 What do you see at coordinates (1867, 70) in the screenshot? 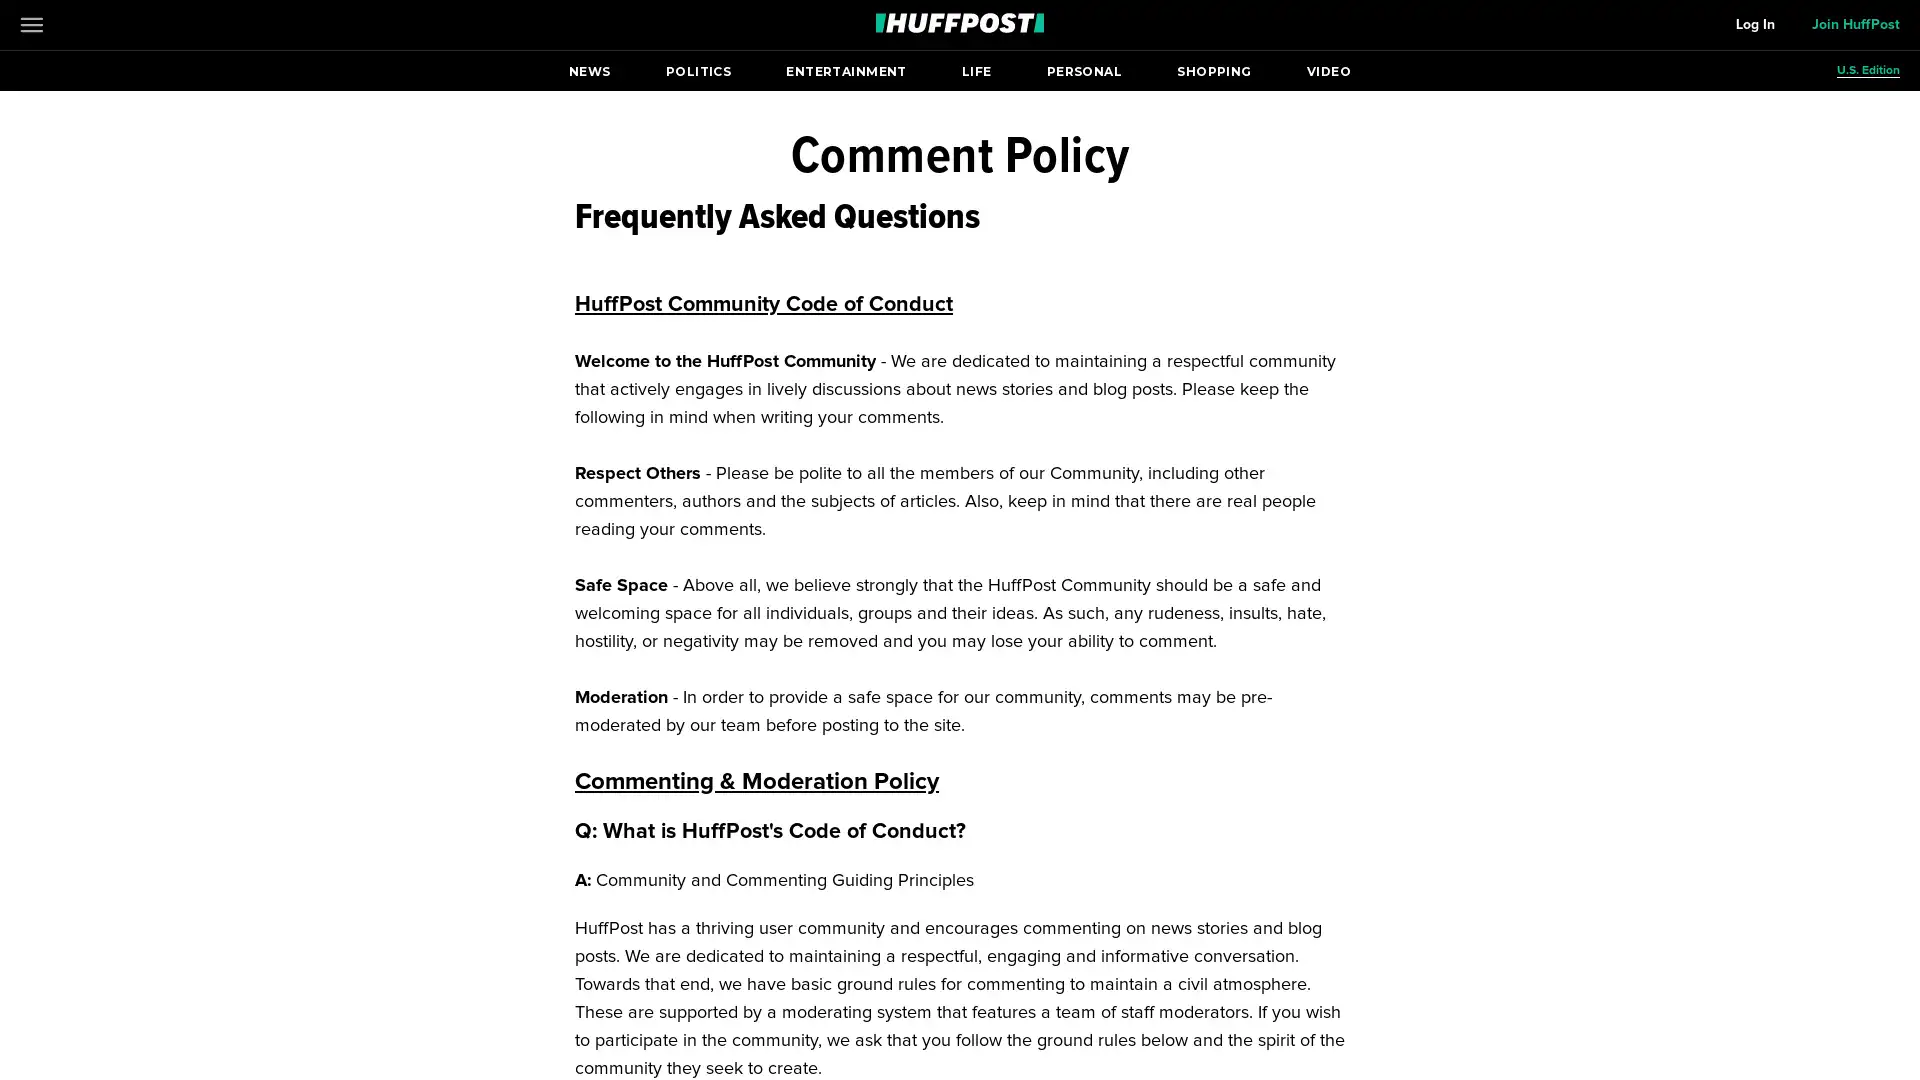
I see `U.S. Edition Open editions submenu` at bounding box center [1867, 70].